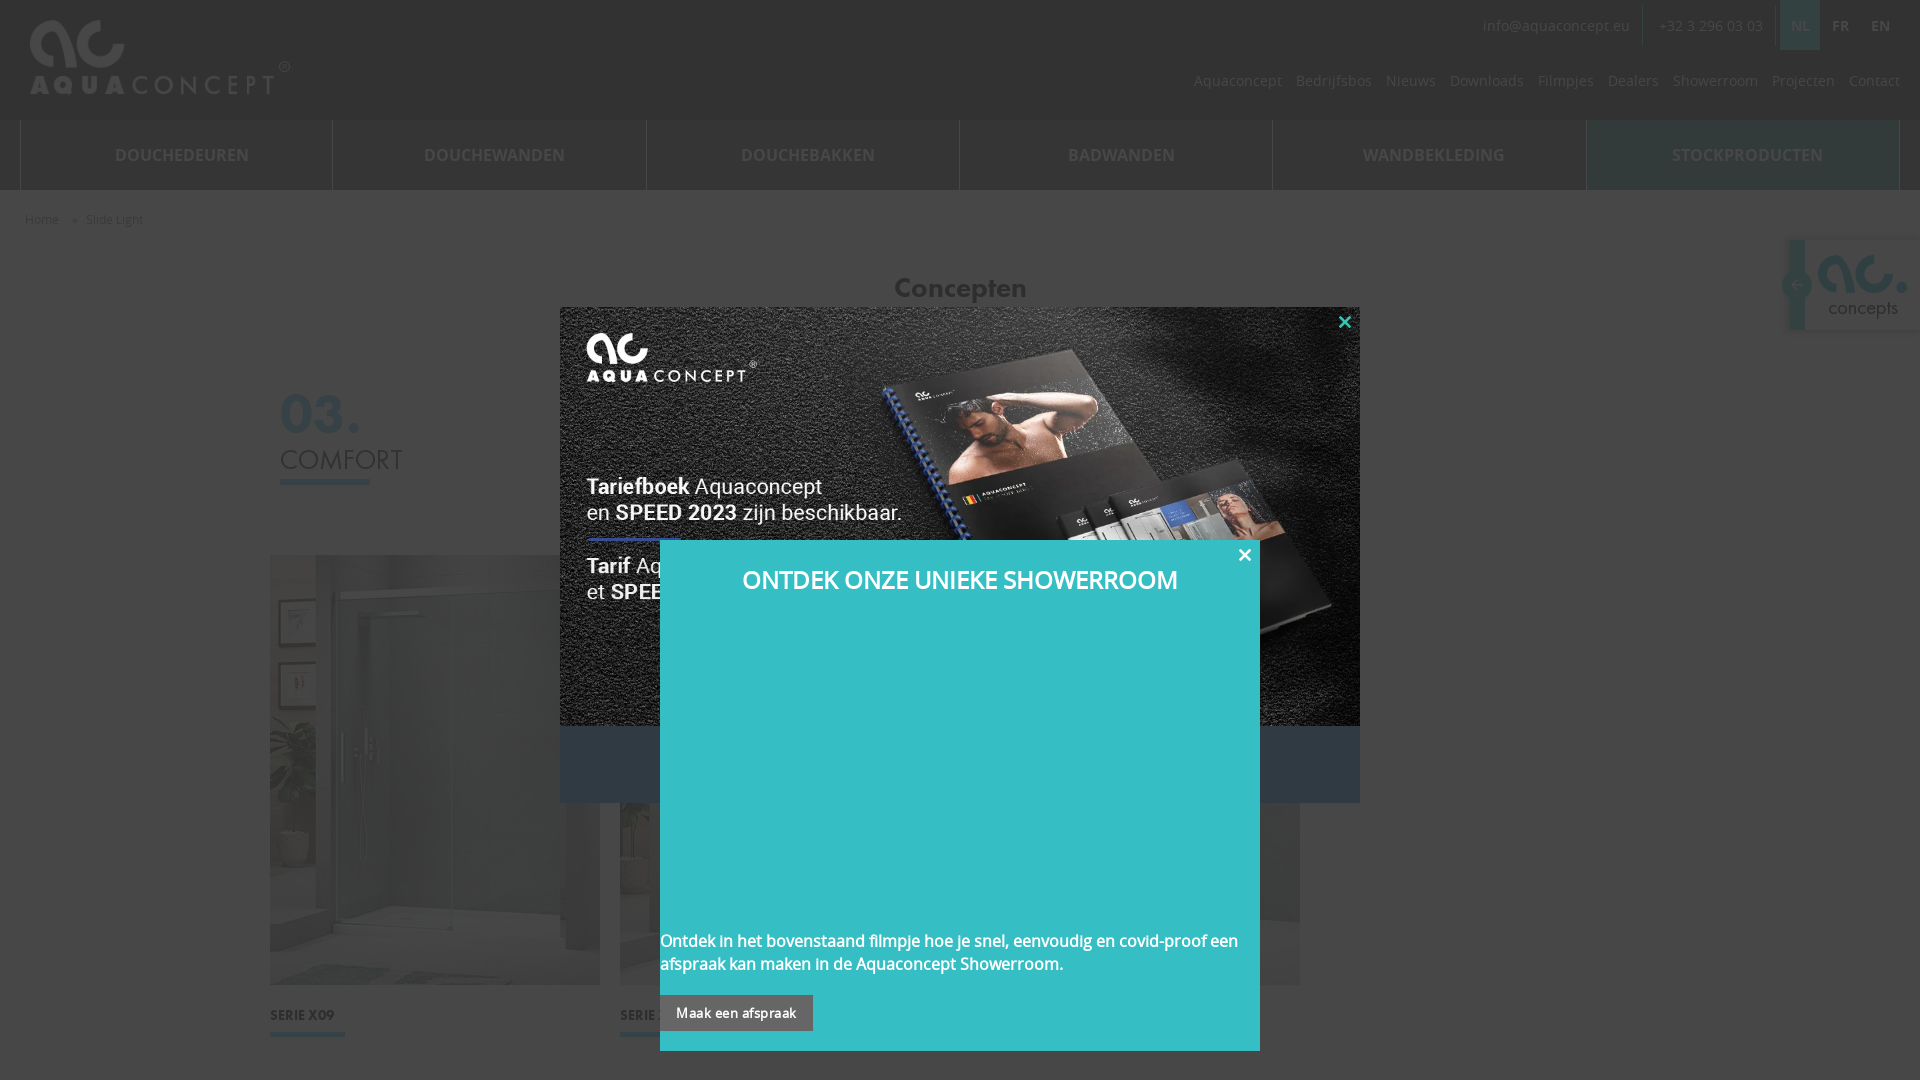 This screenshot has height=1080, width=1920. What do you see at coordinates (1709, 25) in the screenshot?
I see `'+32 3 296 03 03'` at bounding box center [1709, 25].